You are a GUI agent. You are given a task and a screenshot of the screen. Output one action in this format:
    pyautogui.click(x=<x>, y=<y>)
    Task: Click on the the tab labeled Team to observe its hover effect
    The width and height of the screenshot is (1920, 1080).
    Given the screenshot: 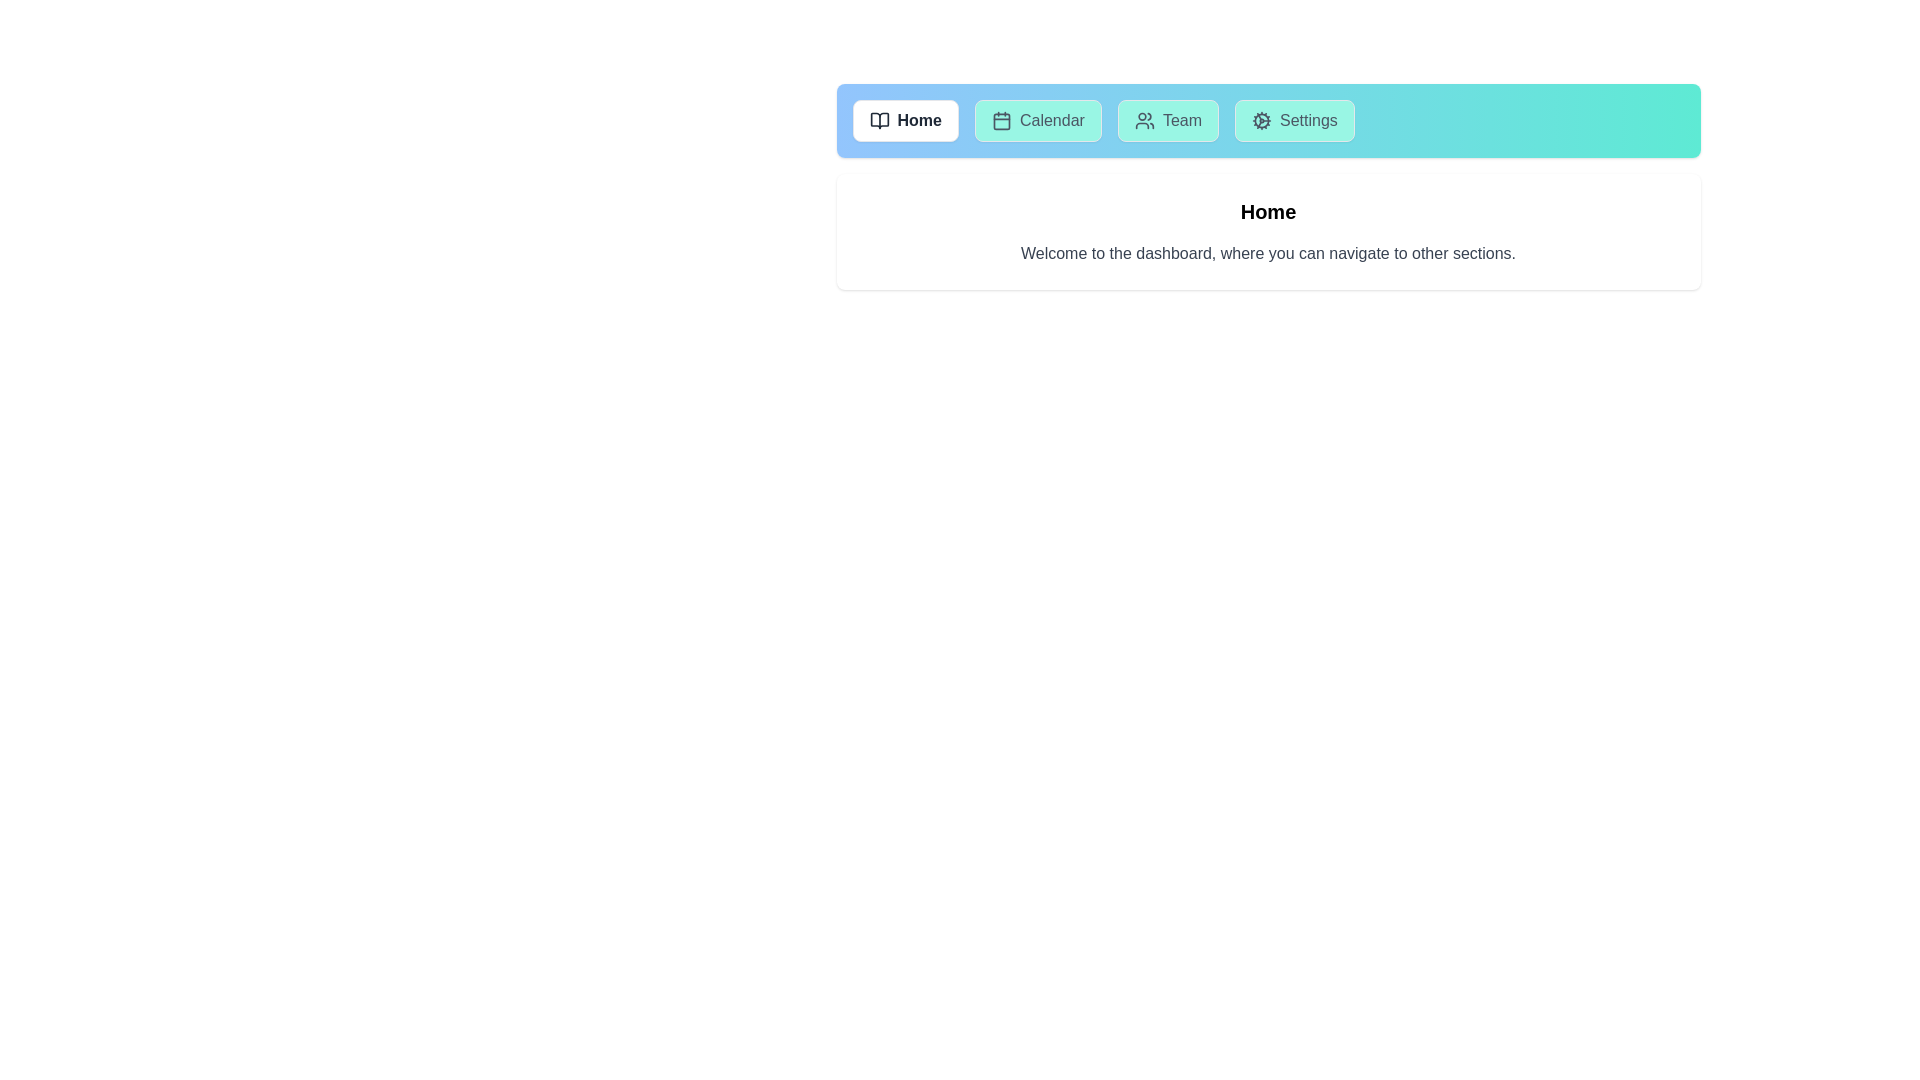 What is the action you would take?
    pyautogui.click(x=1168, y=120)
    